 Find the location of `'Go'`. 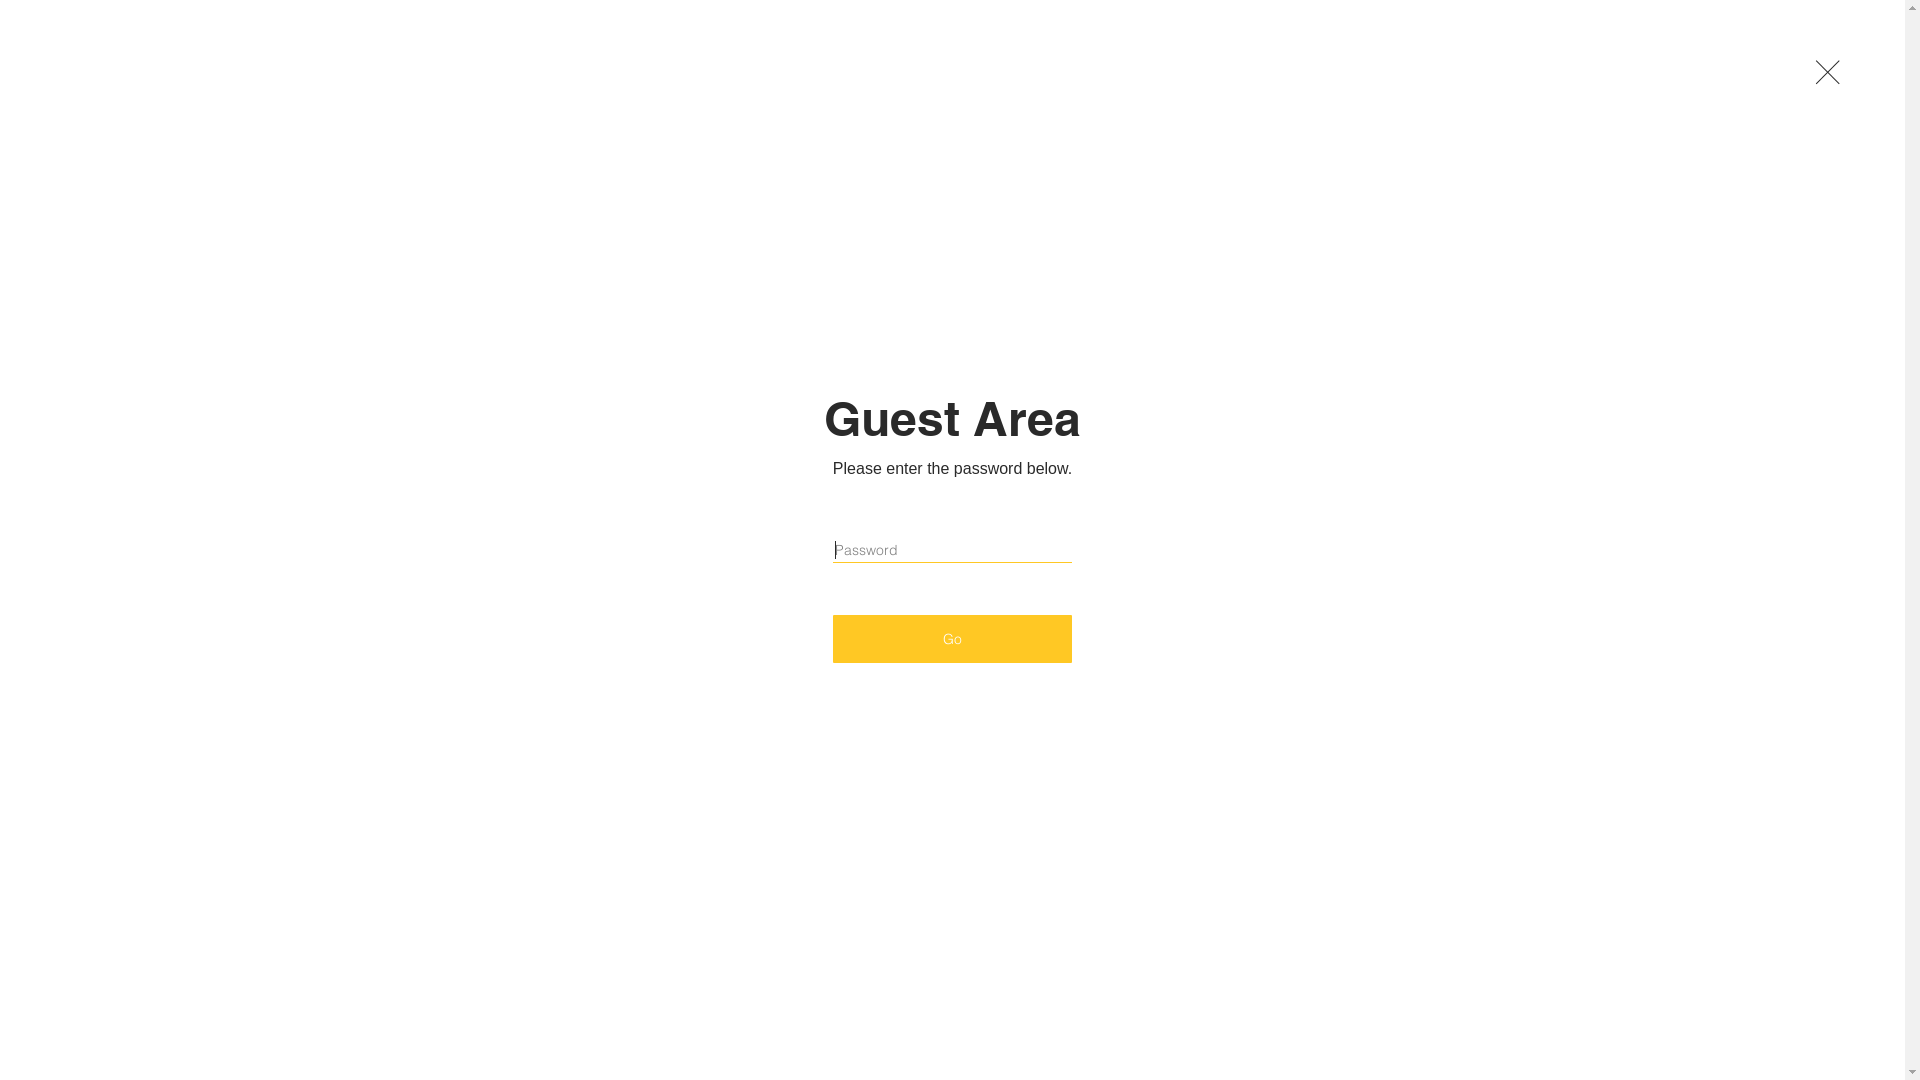

'Go' is located at coordinates (951, 639).